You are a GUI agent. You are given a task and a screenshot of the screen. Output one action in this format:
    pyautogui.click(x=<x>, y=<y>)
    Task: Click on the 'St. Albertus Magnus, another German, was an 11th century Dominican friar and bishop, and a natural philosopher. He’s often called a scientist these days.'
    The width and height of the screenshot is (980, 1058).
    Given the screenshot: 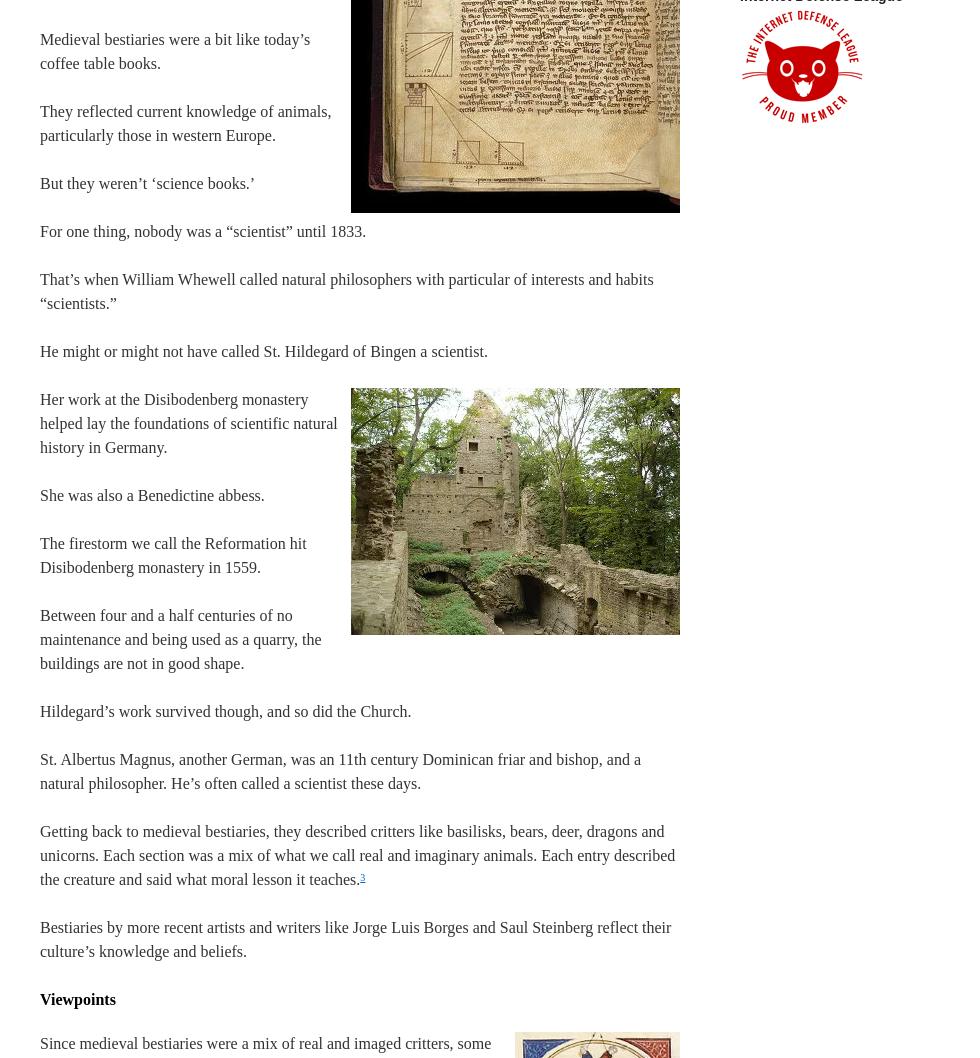 What is the action you would take?
    pyautogui.click(x=340, y=771)
    